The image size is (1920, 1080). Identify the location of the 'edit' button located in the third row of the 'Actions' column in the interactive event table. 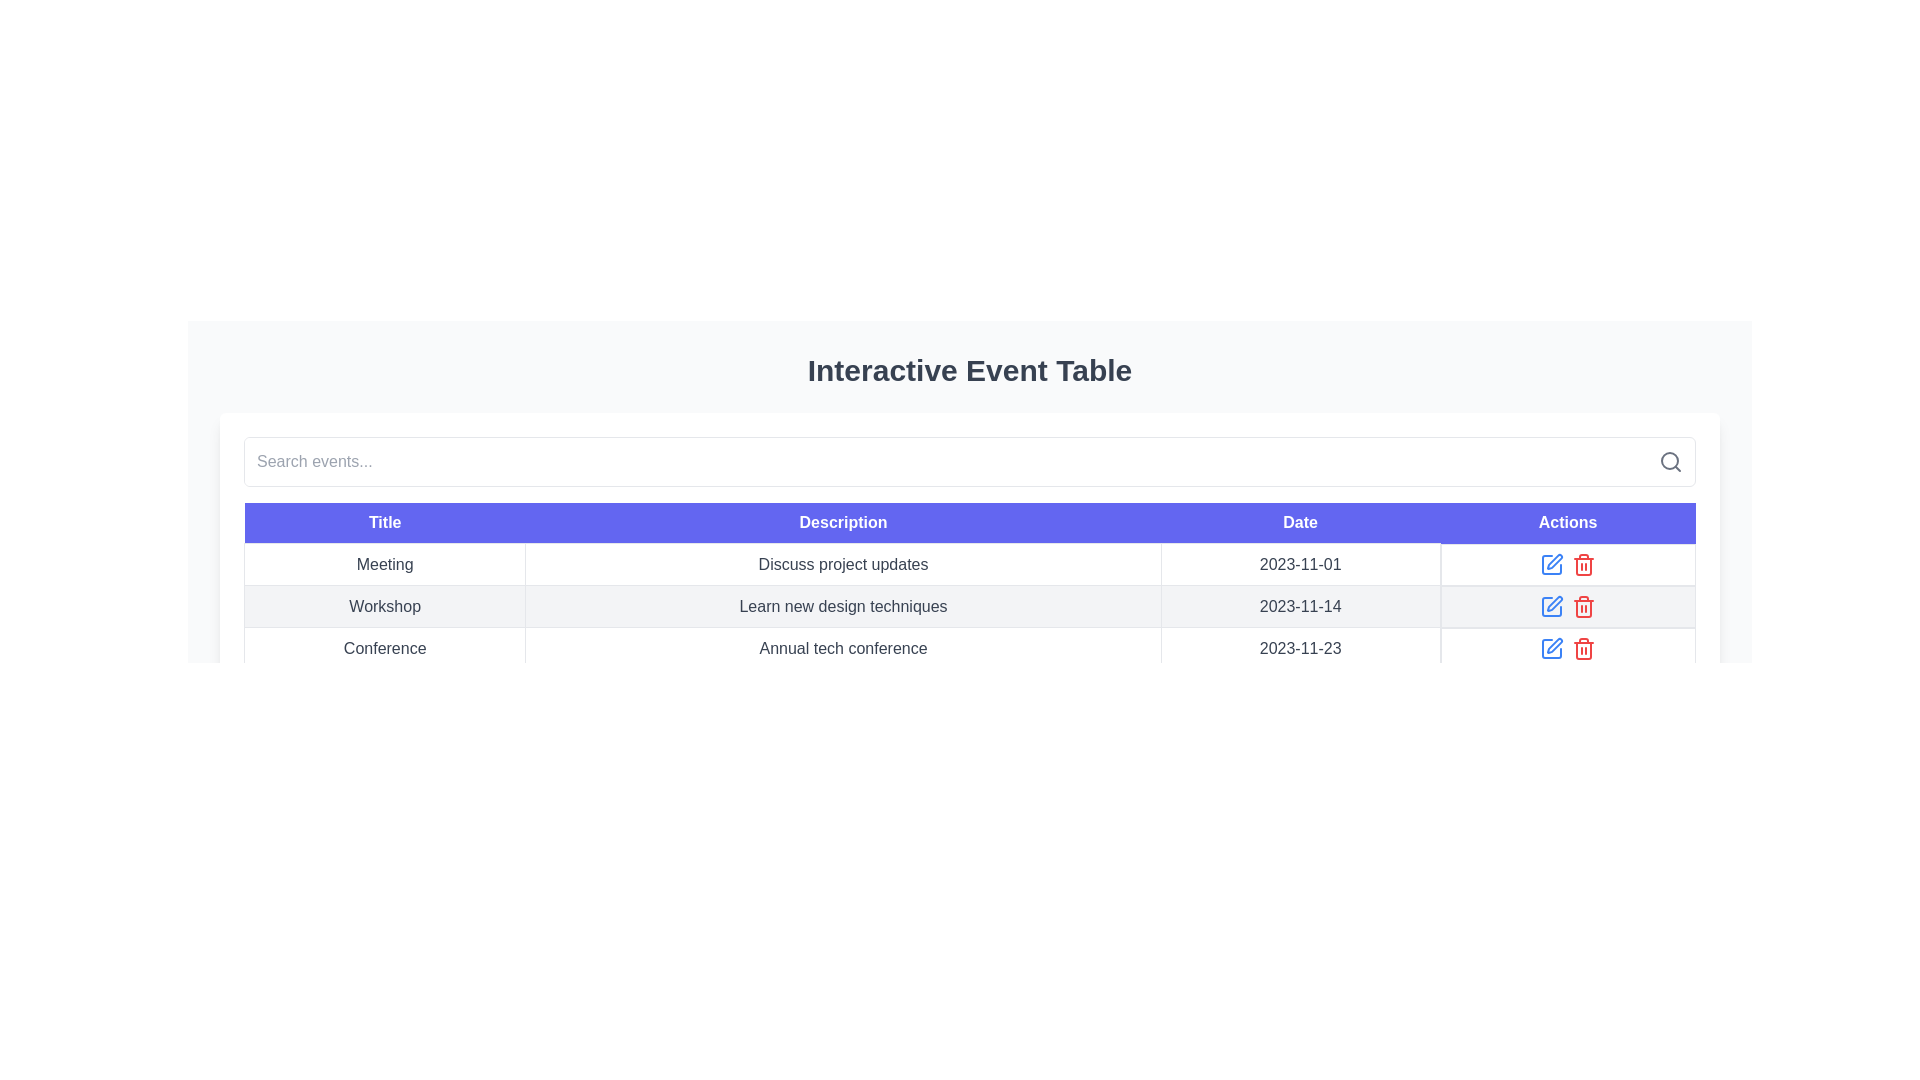
(1554, 645).